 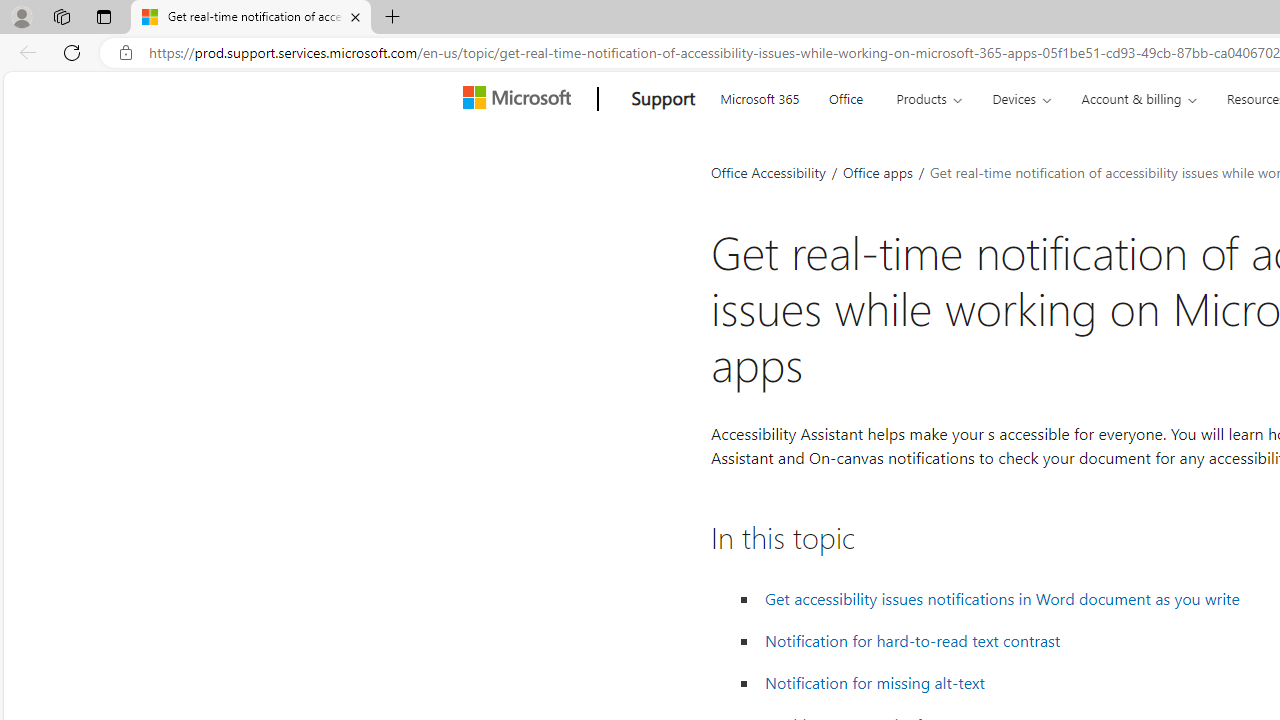 What do you see at coordinates (758, 96) in the screenshot?
I see `'Microsoft 365'` at bounding box center [758, 96].